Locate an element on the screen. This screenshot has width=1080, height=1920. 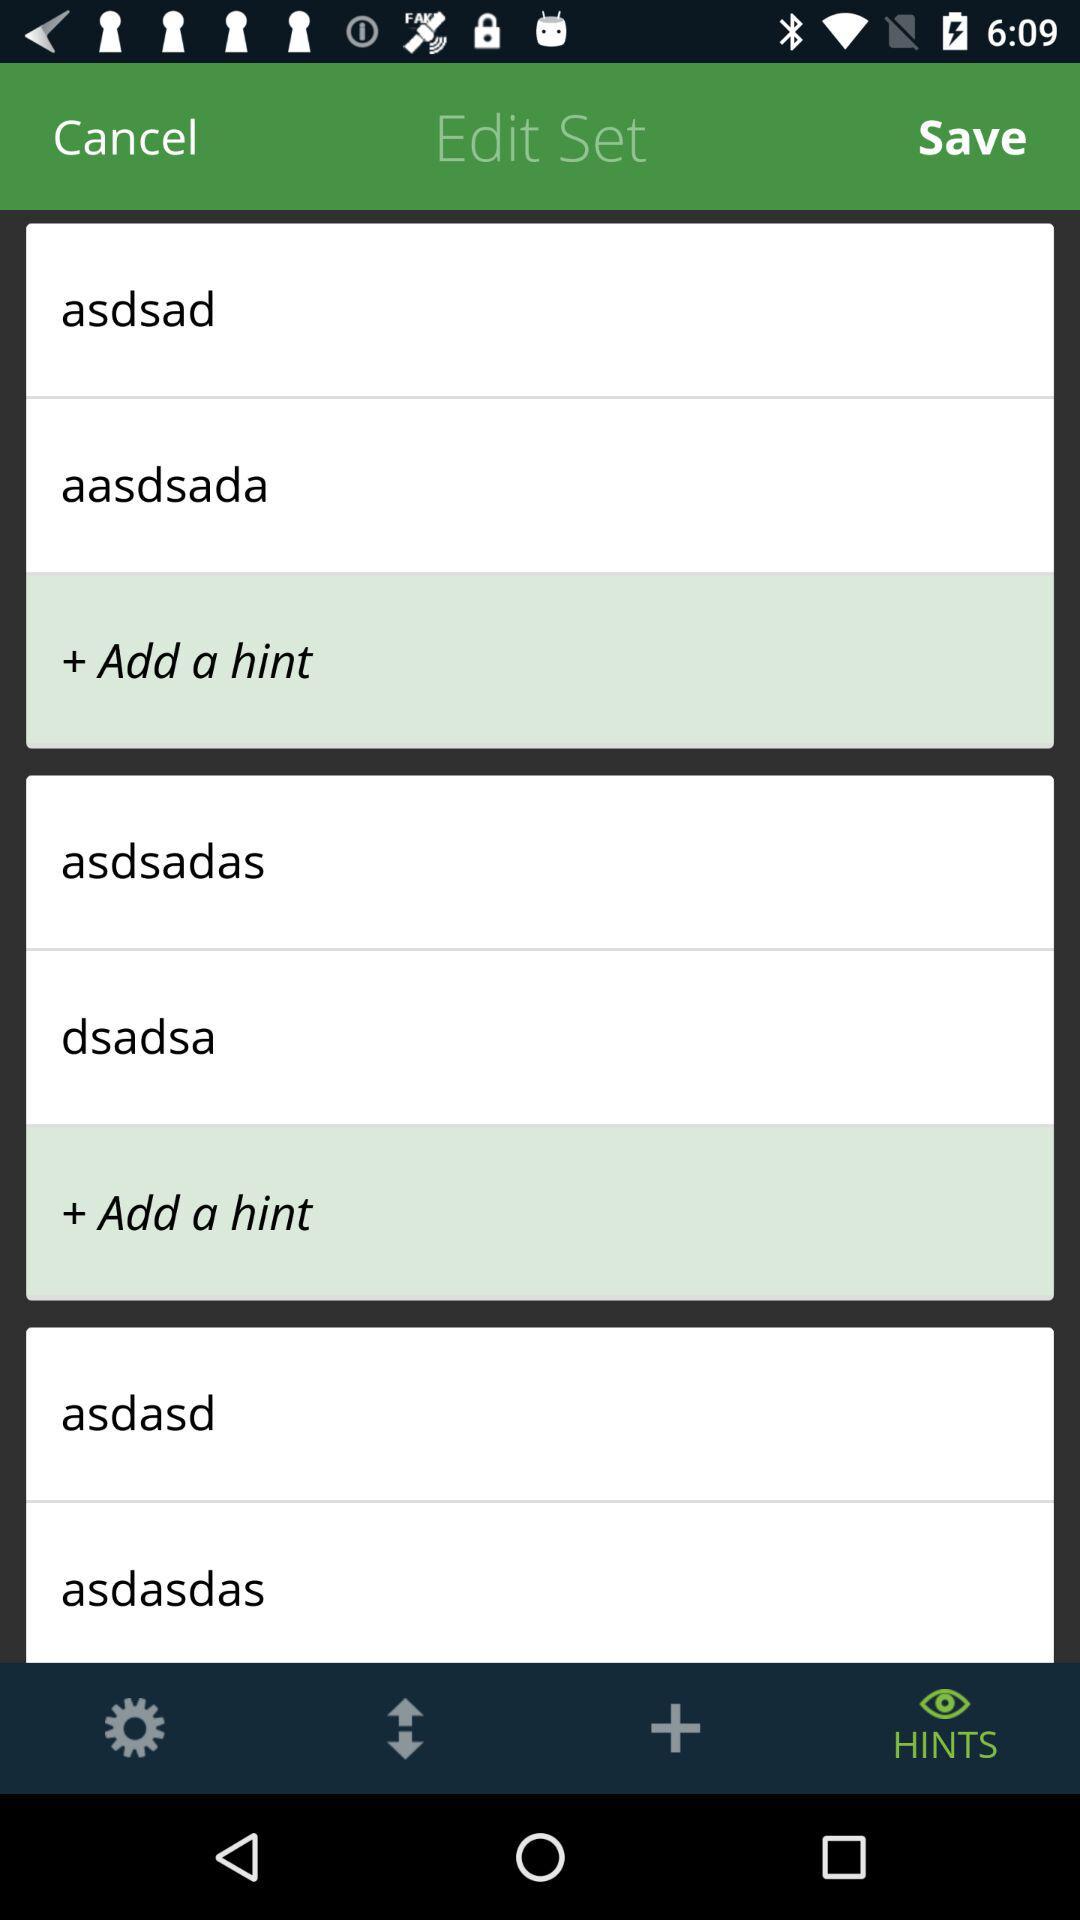
item below cancel item is located at coordinates (540, 306).